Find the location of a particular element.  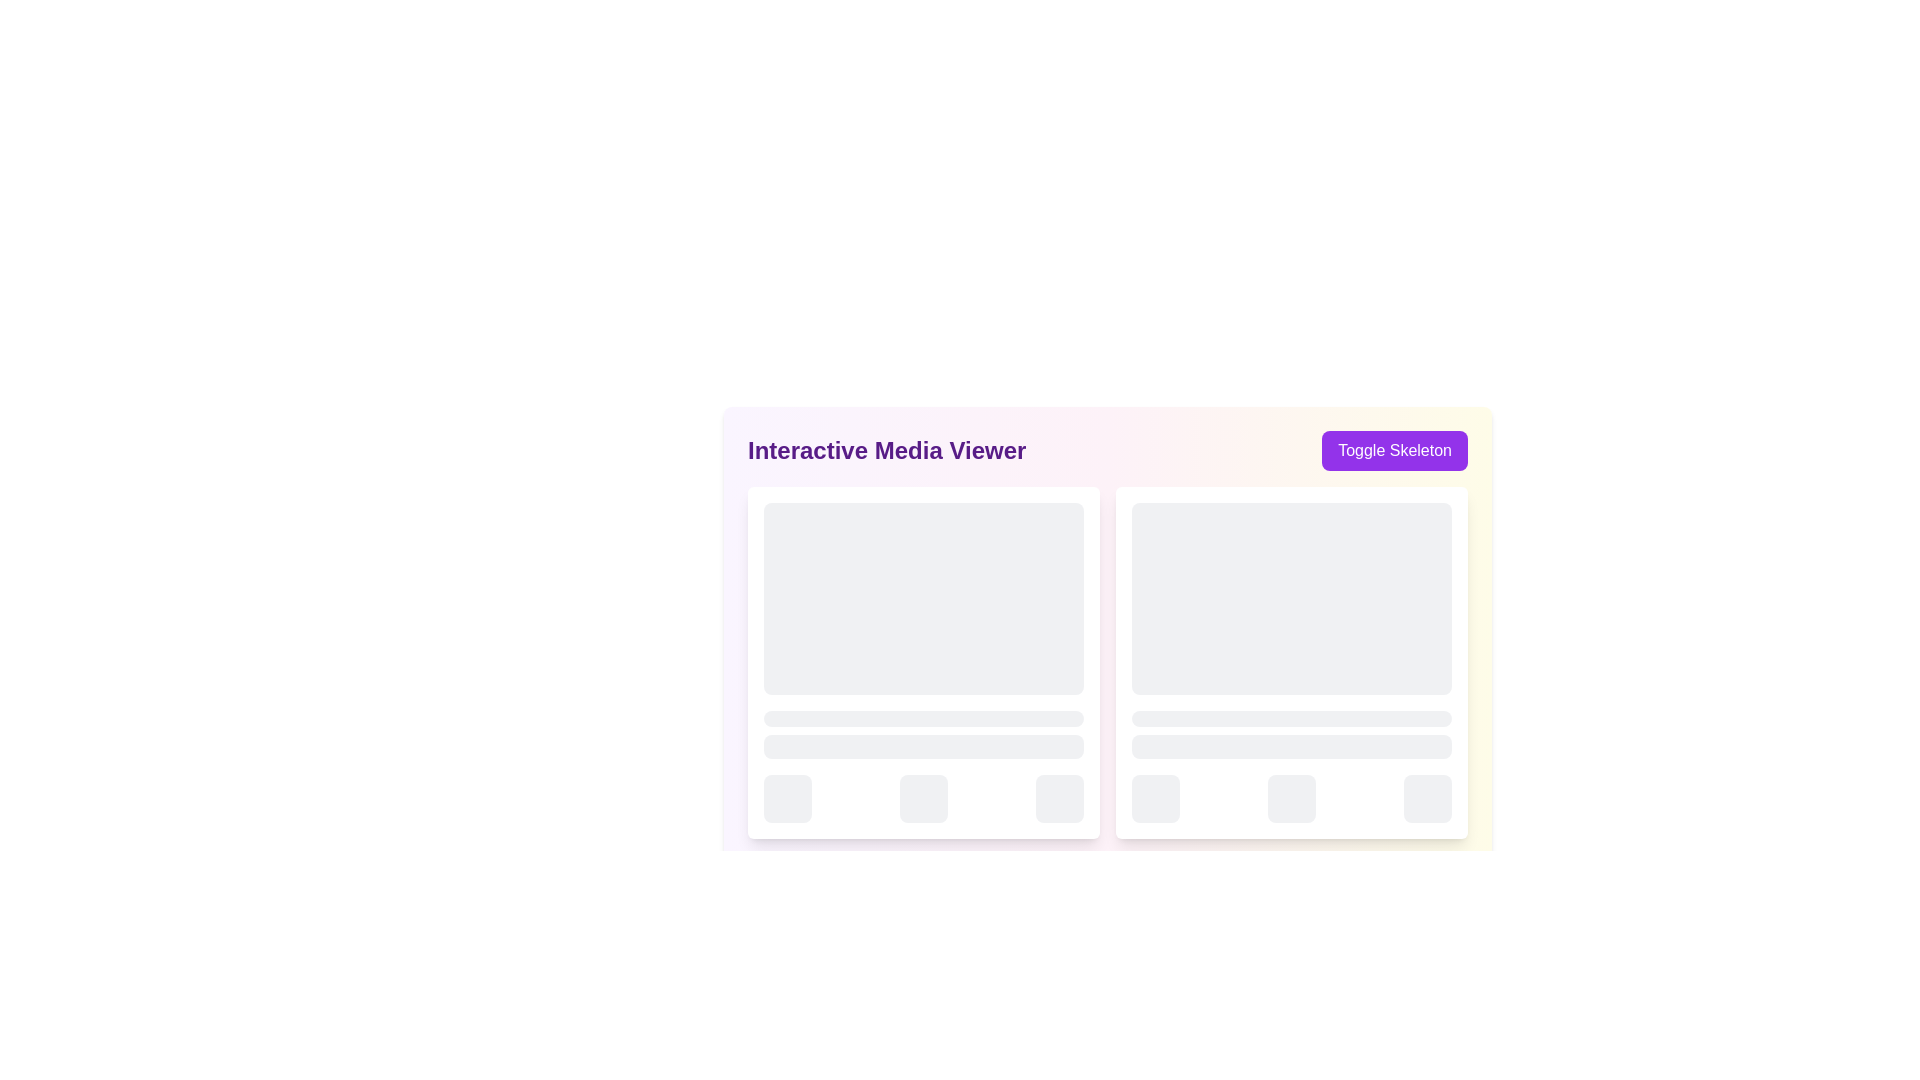

the Skeleton placeholder loading animation located at the center of the bottom section of the card layout, which is the middle component among three evenly spaced elements is located at coordinates (923, 797).